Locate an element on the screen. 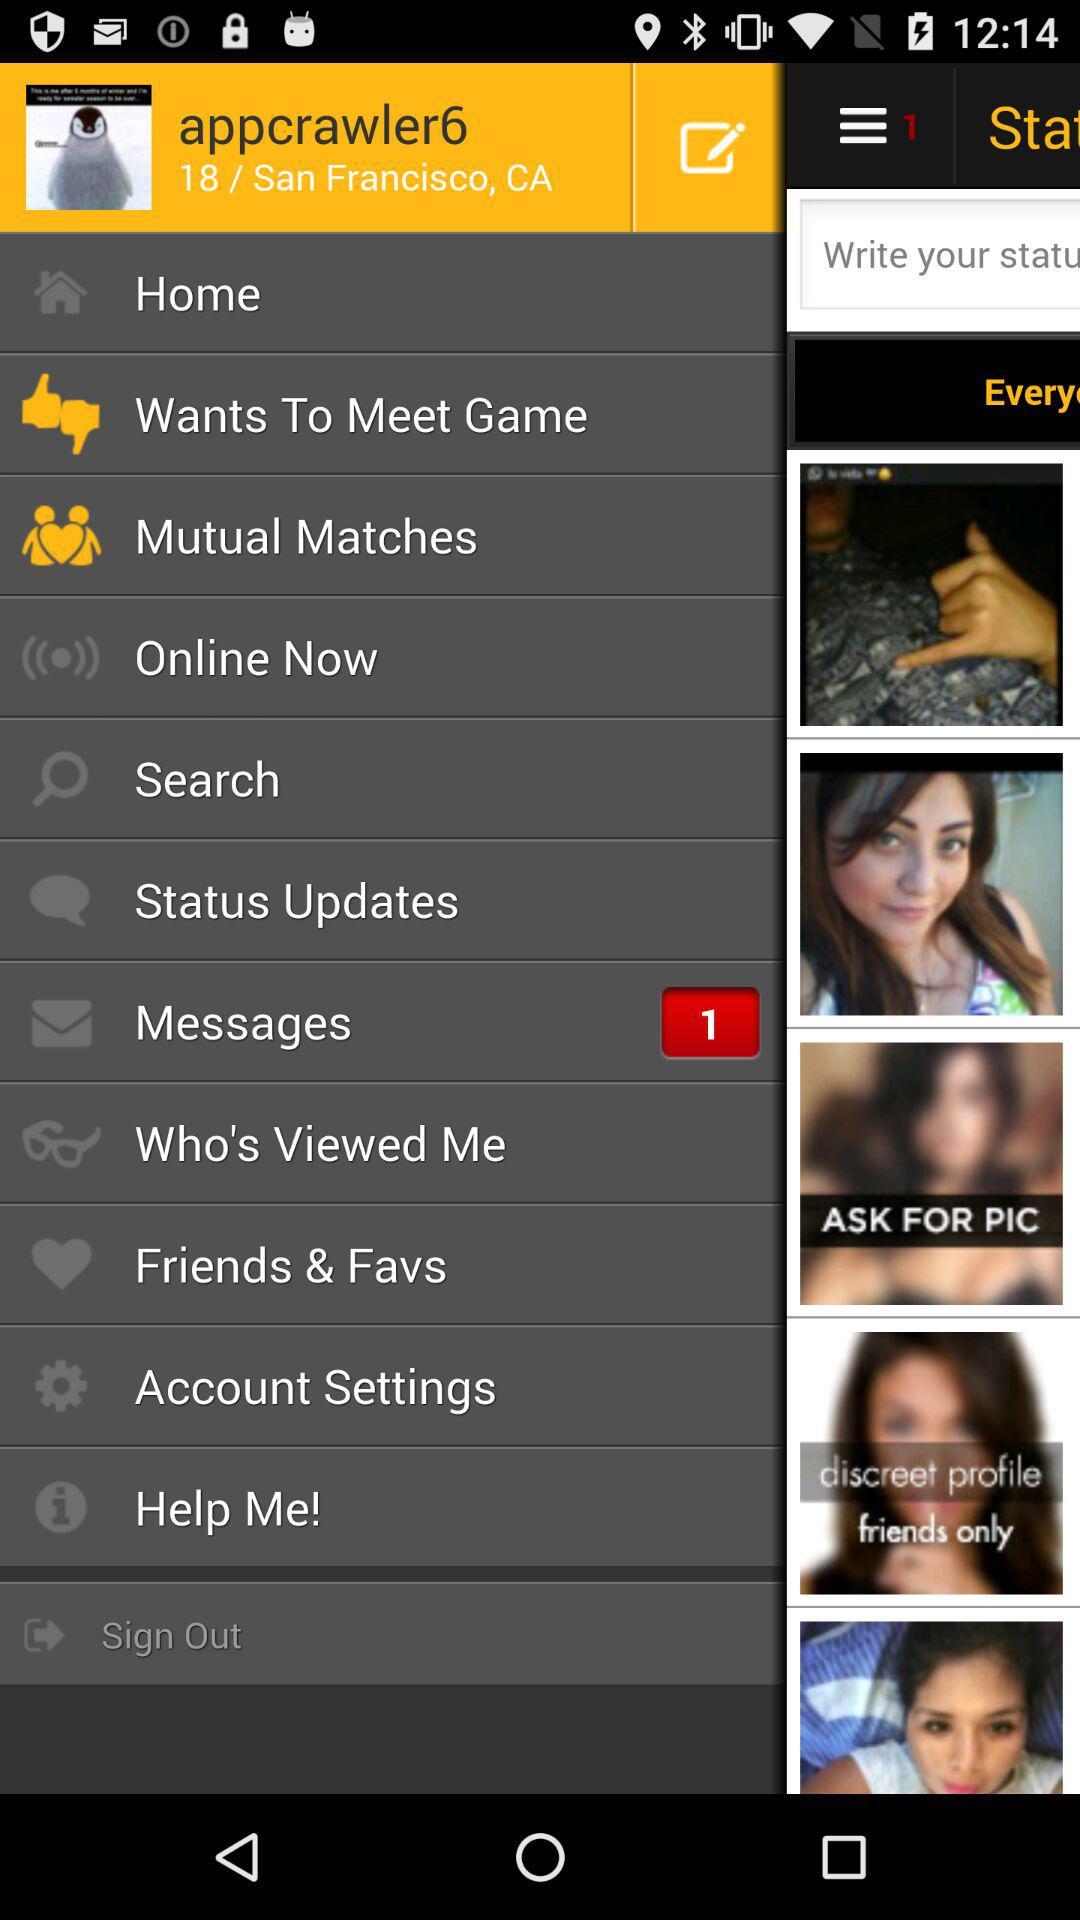 The image size is (1080, 1920). account settings icon is located at coordinates (393, 1385).